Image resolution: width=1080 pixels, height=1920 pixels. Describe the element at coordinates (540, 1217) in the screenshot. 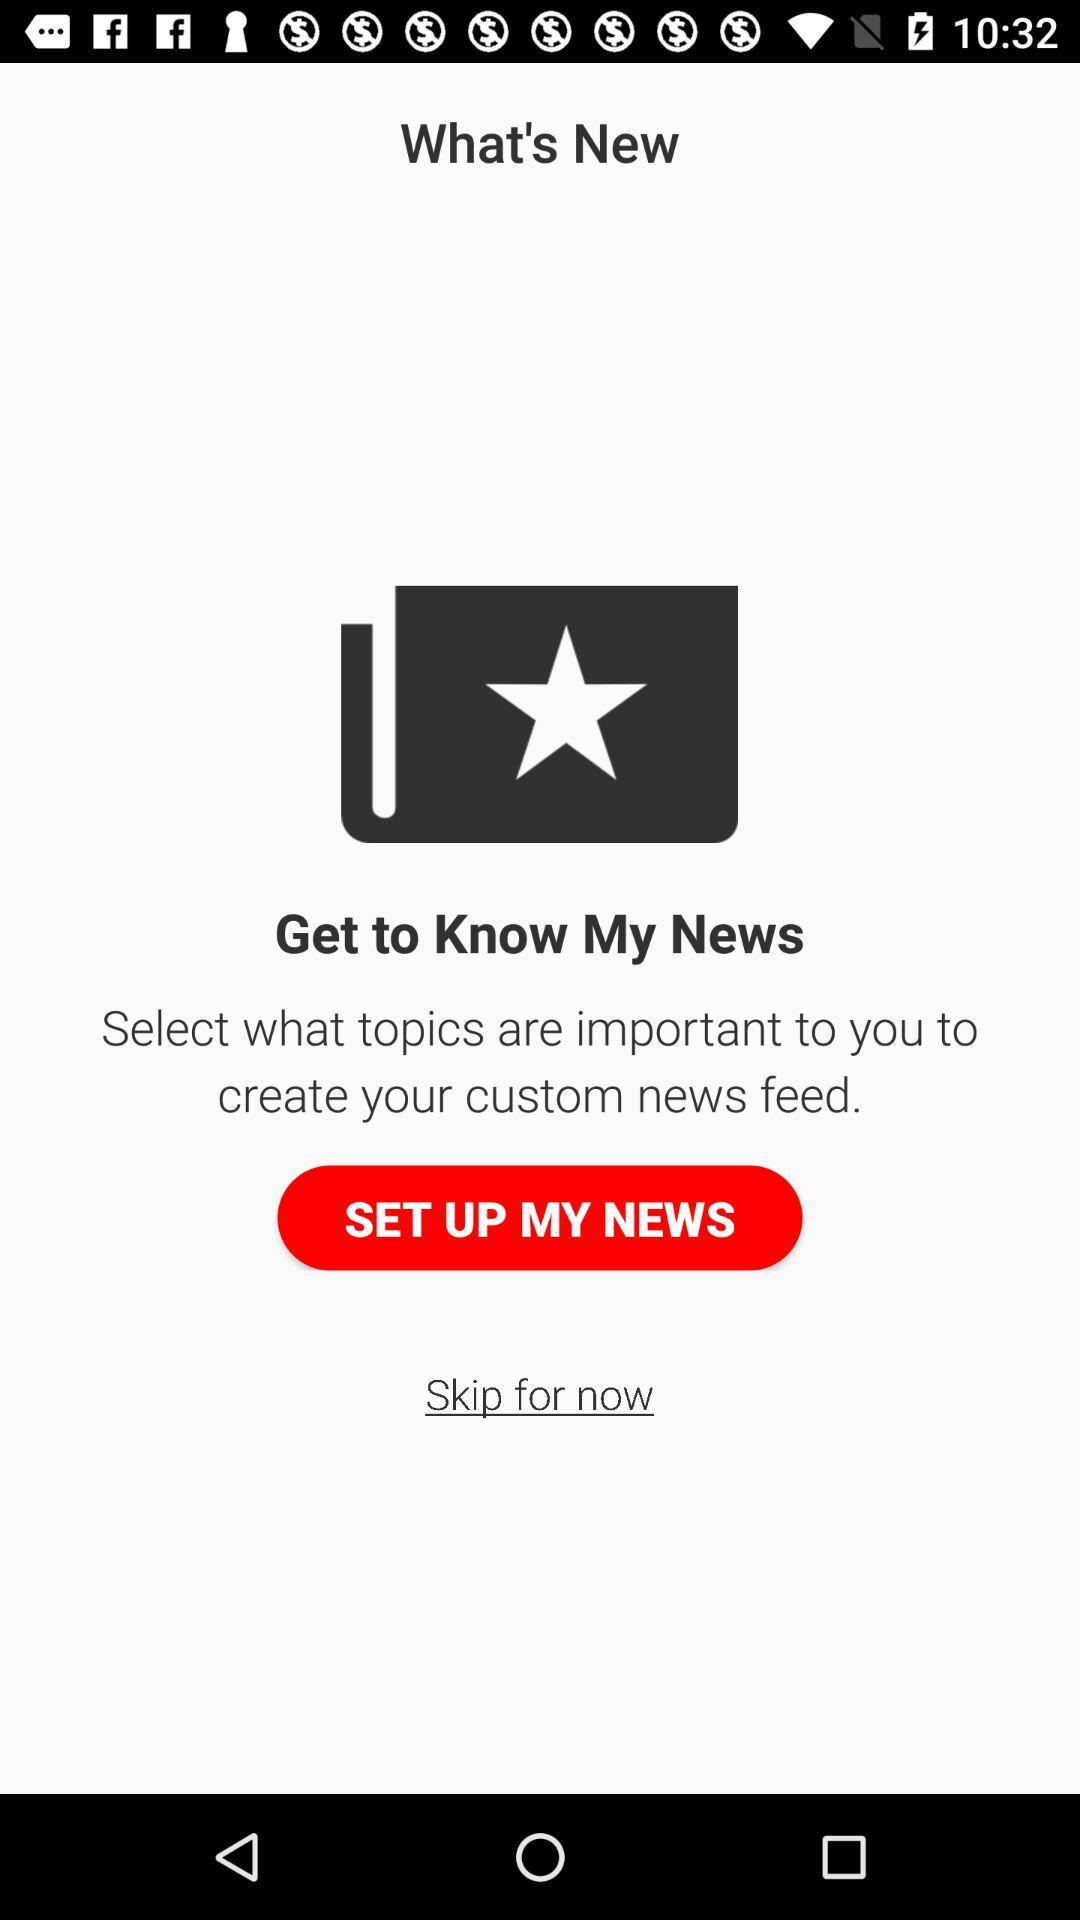

I see `the icon below select what topics` at that location.